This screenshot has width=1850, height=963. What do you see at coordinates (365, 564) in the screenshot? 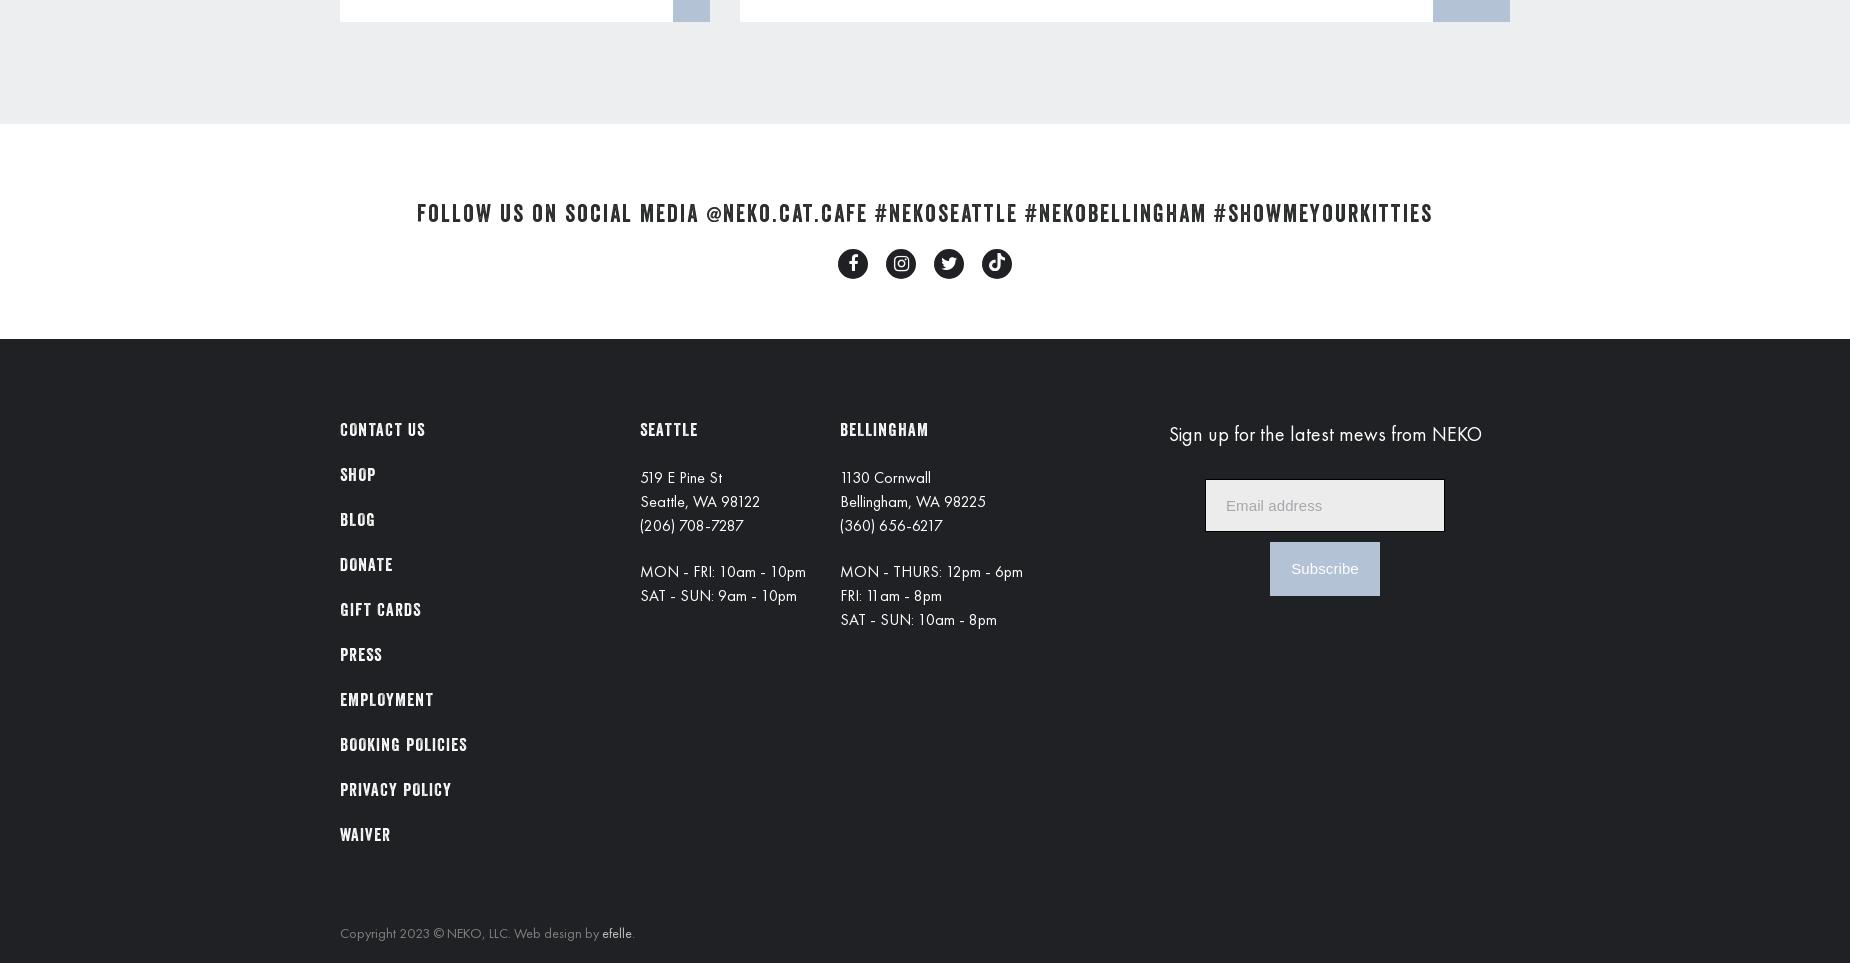
I see `'Donate'` at bounding box center [365, 564].